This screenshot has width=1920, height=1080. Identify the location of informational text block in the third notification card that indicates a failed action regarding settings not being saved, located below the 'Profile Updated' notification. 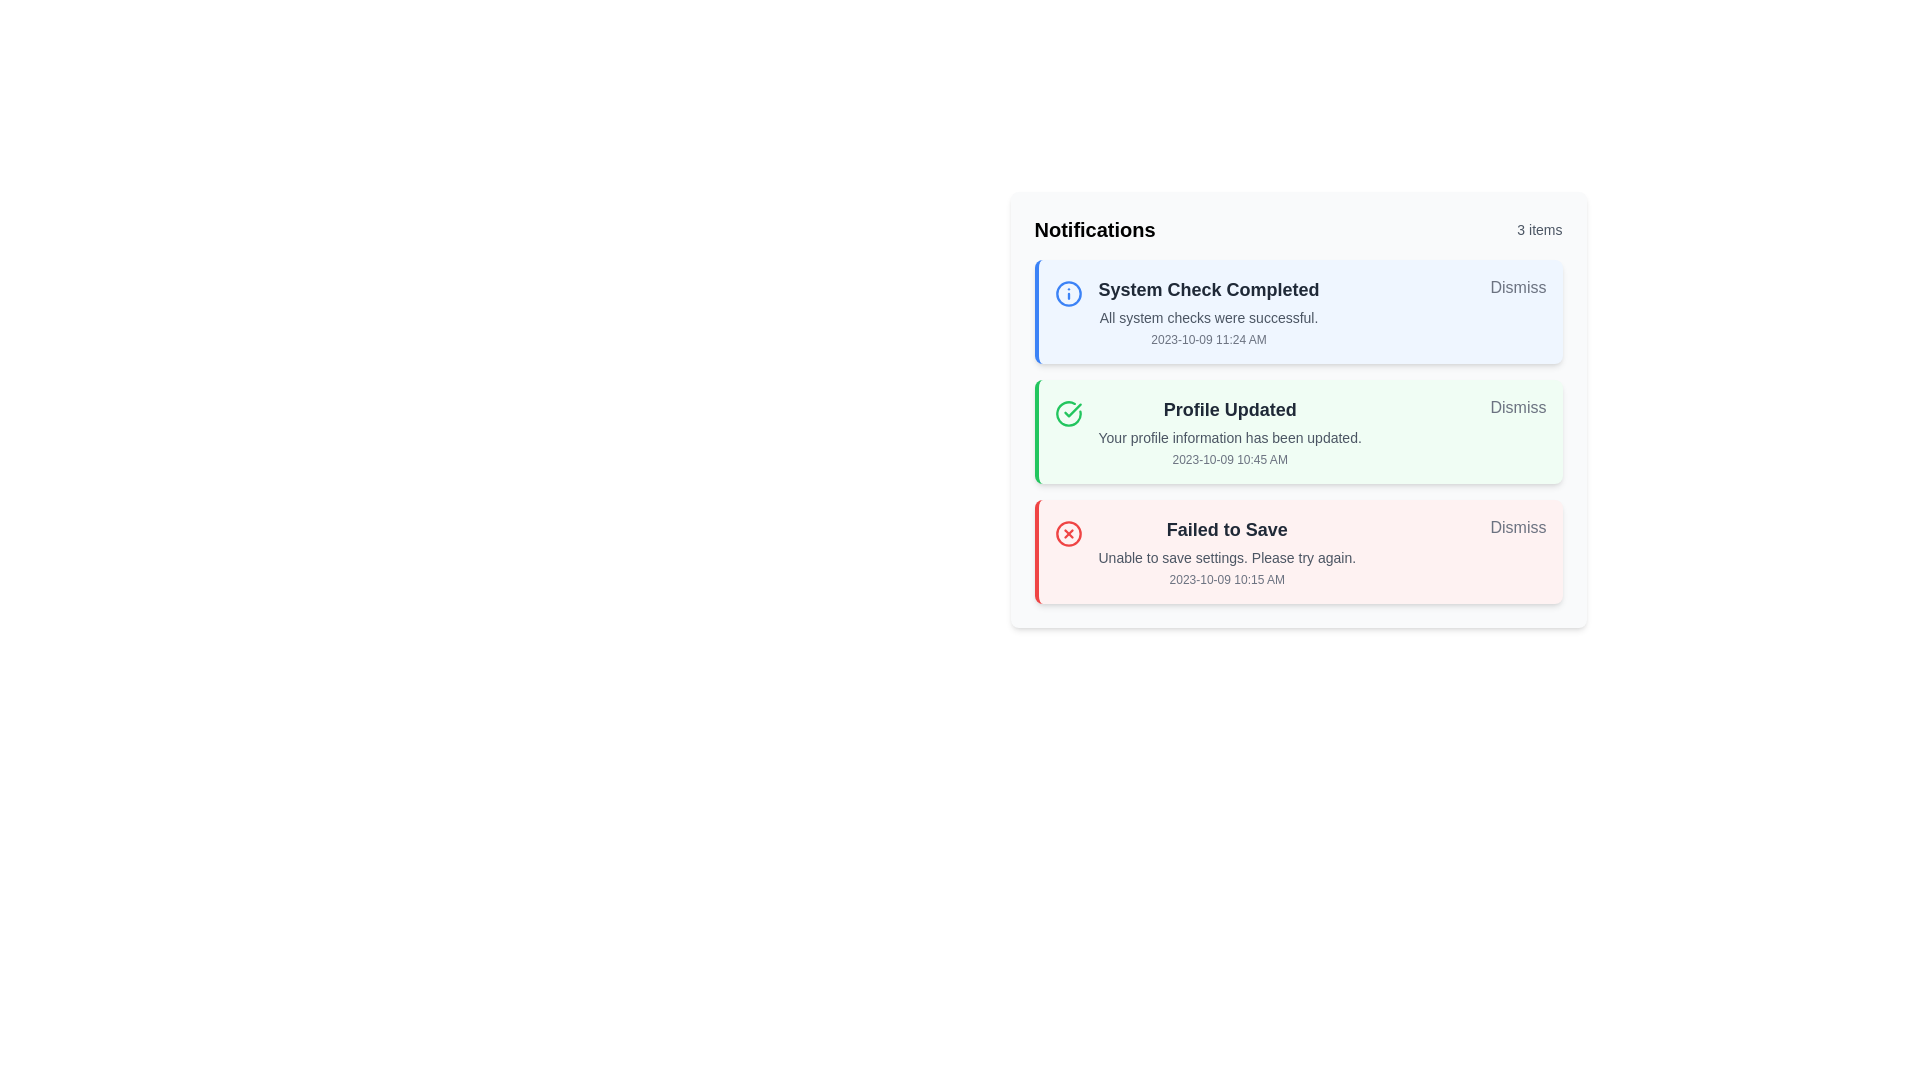
(1226, 551).